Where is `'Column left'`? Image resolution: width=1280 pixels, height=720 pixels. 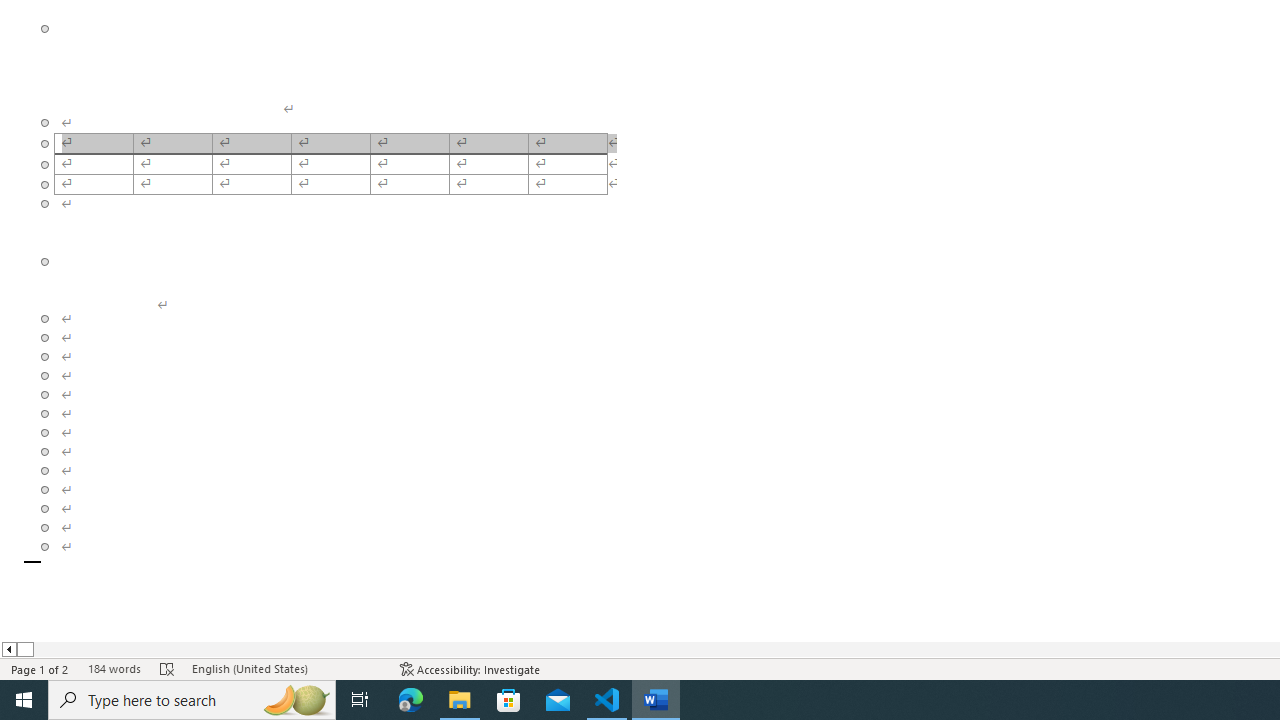 'Column left' is located at coordinates (8, 649).